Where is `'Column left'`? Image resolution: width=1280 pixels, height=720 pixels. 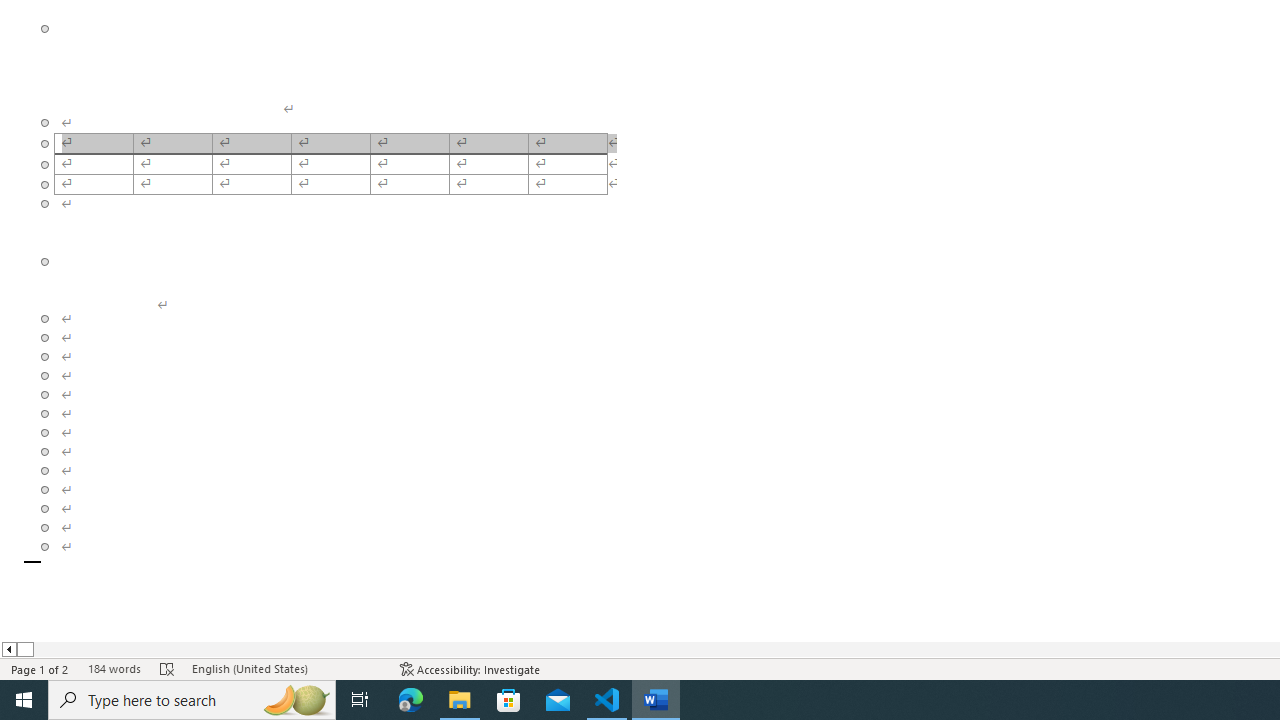 'Column left' is located at coordinates (8, 649).